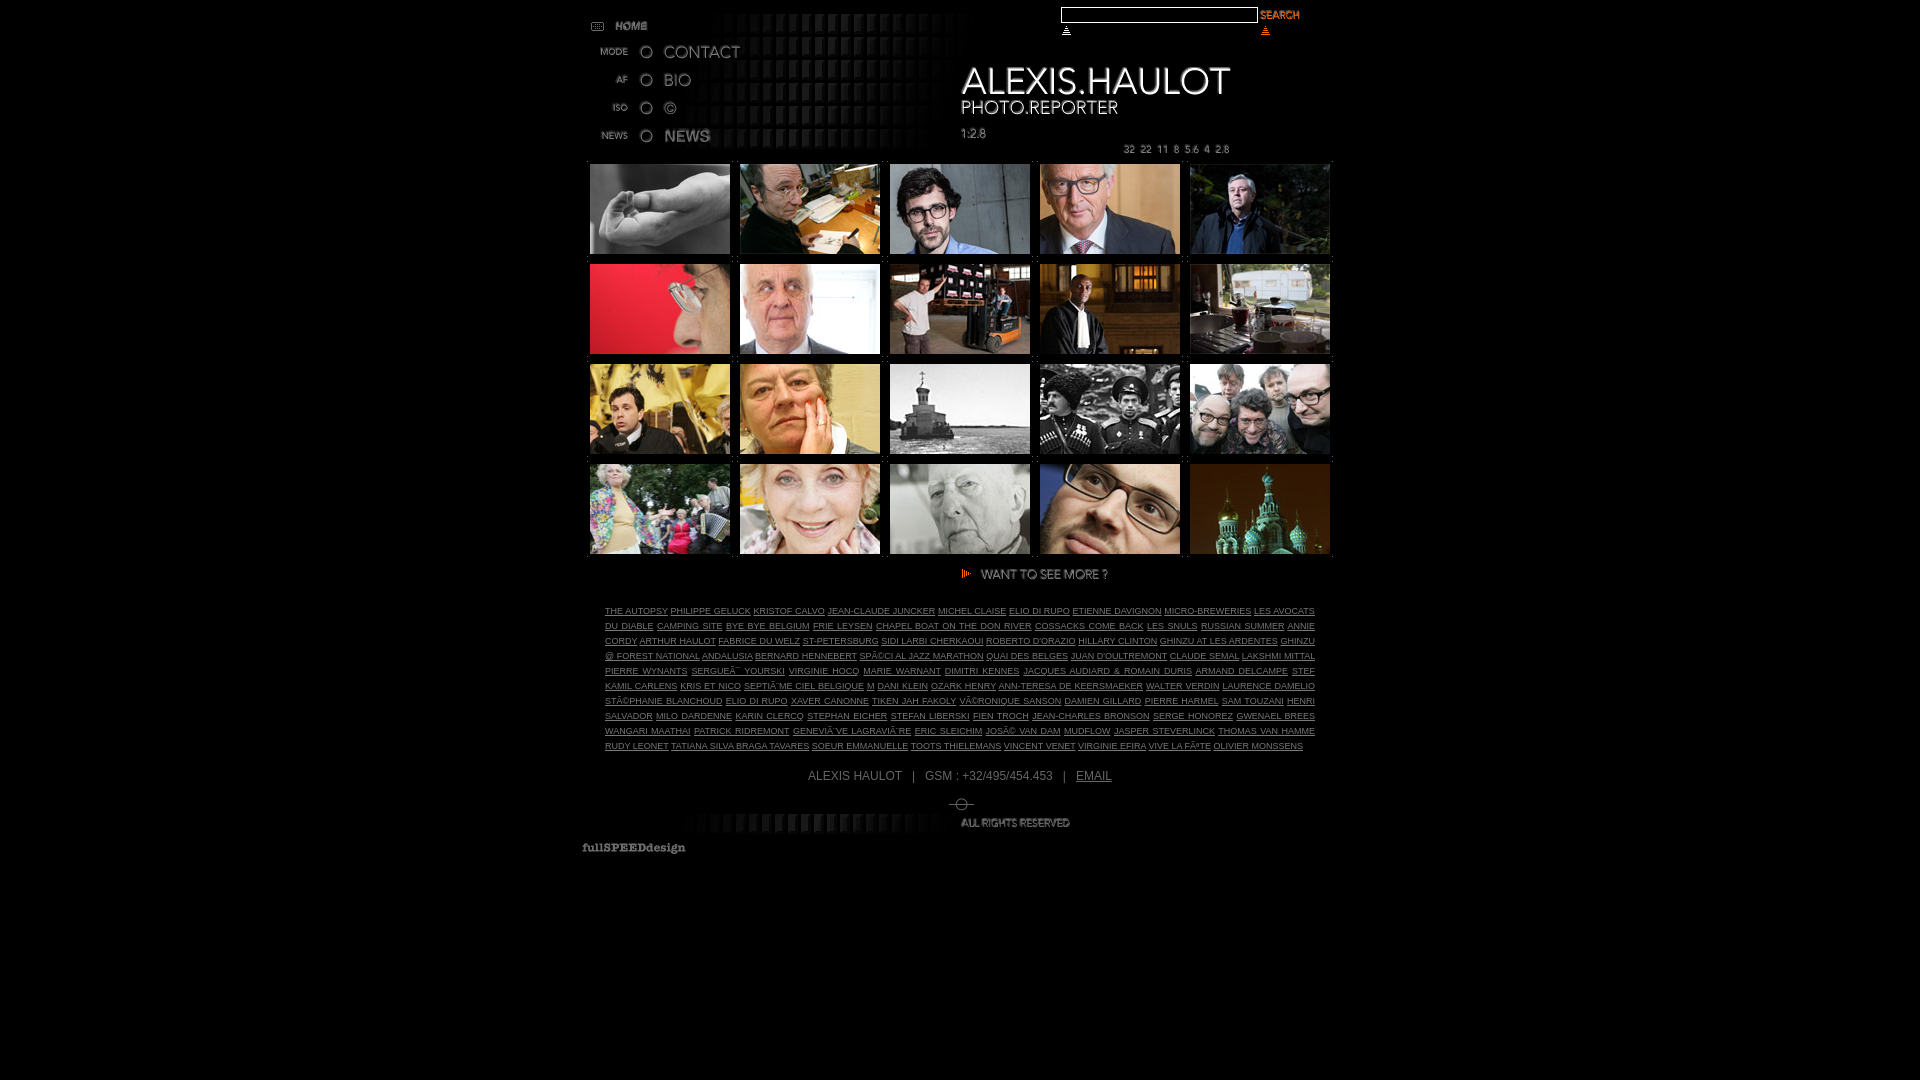 The width and height of the screenshot is (1920, 1080). Describe the element at coordinates (1267, 685) in the screenshot. I see `'LAURENCE DAMELIO'` at that location.